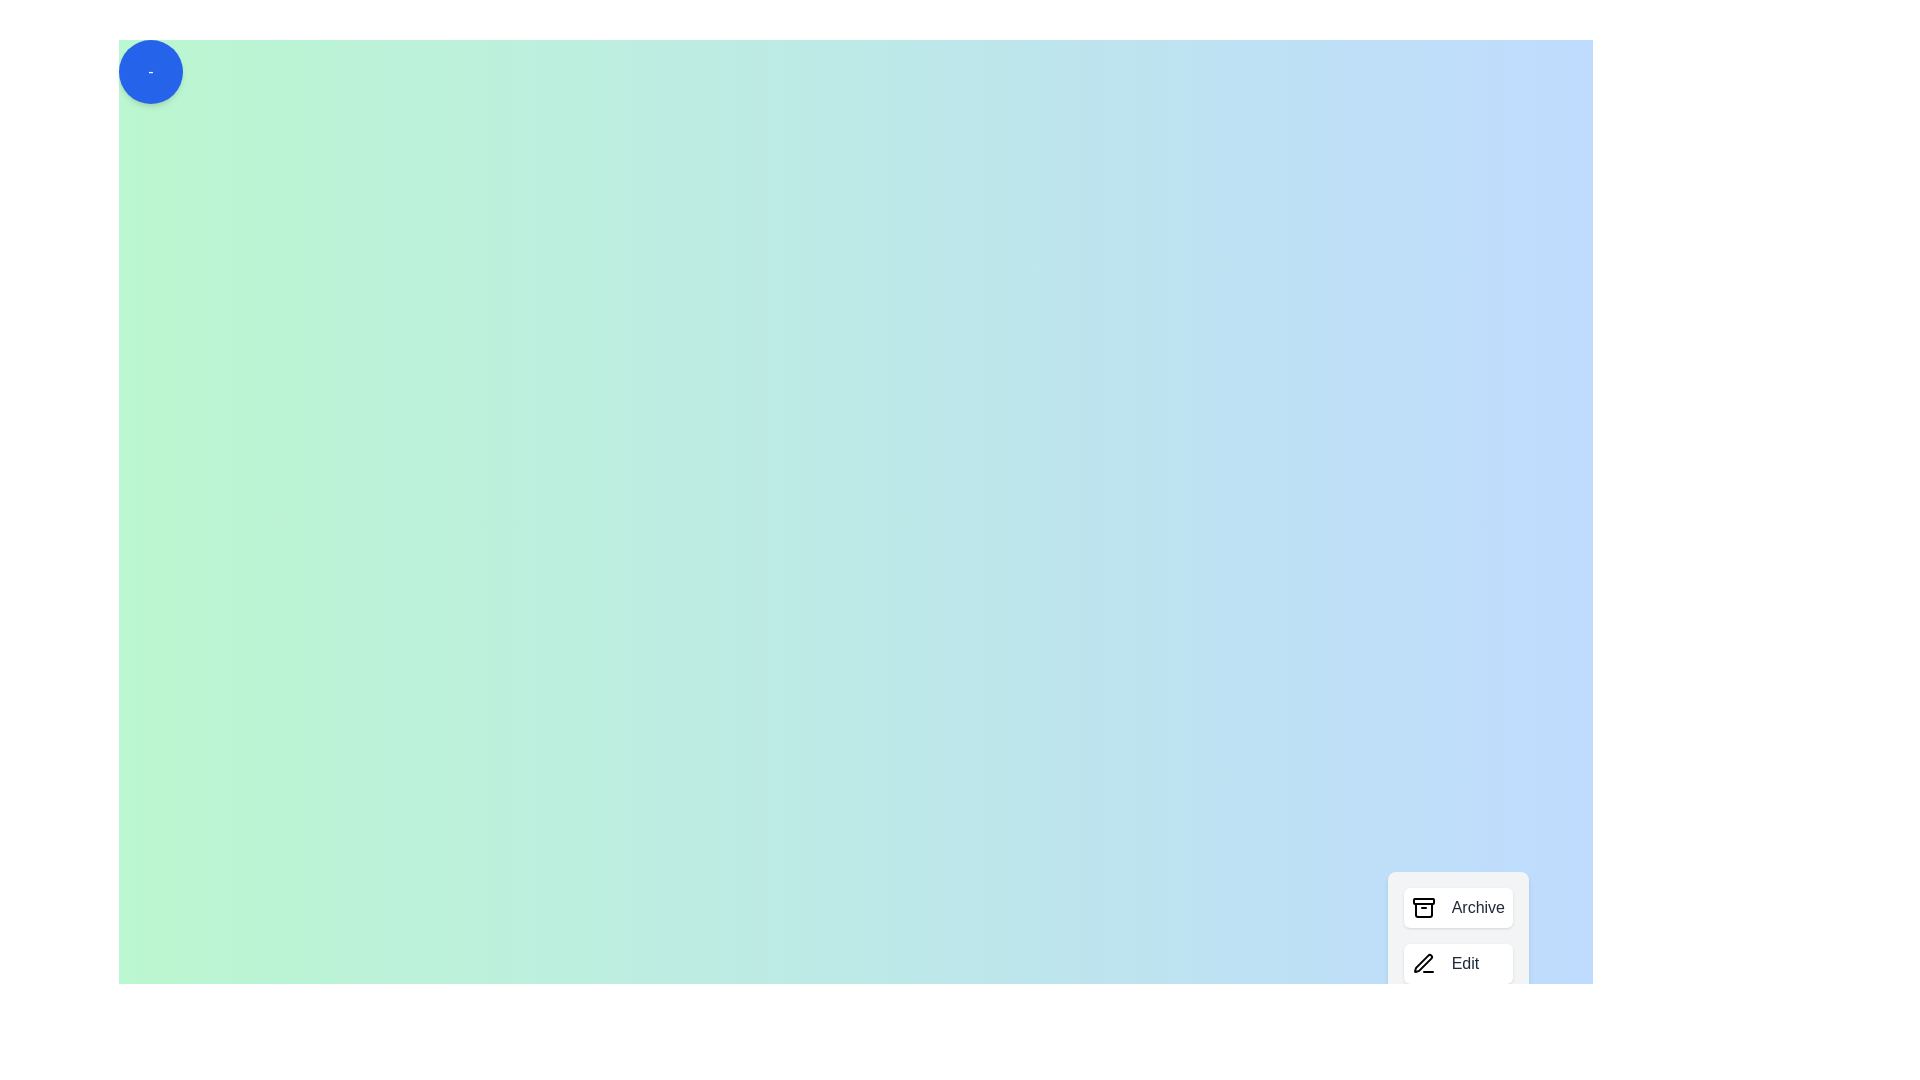 The image size is (1920, 1080). Describe the element at coordinates (1458, 907) in the screenshot. I see `the 'Archive' button located at the bottom right of the interface, which is the first option in a vertically stacked group of buttons` at that location.